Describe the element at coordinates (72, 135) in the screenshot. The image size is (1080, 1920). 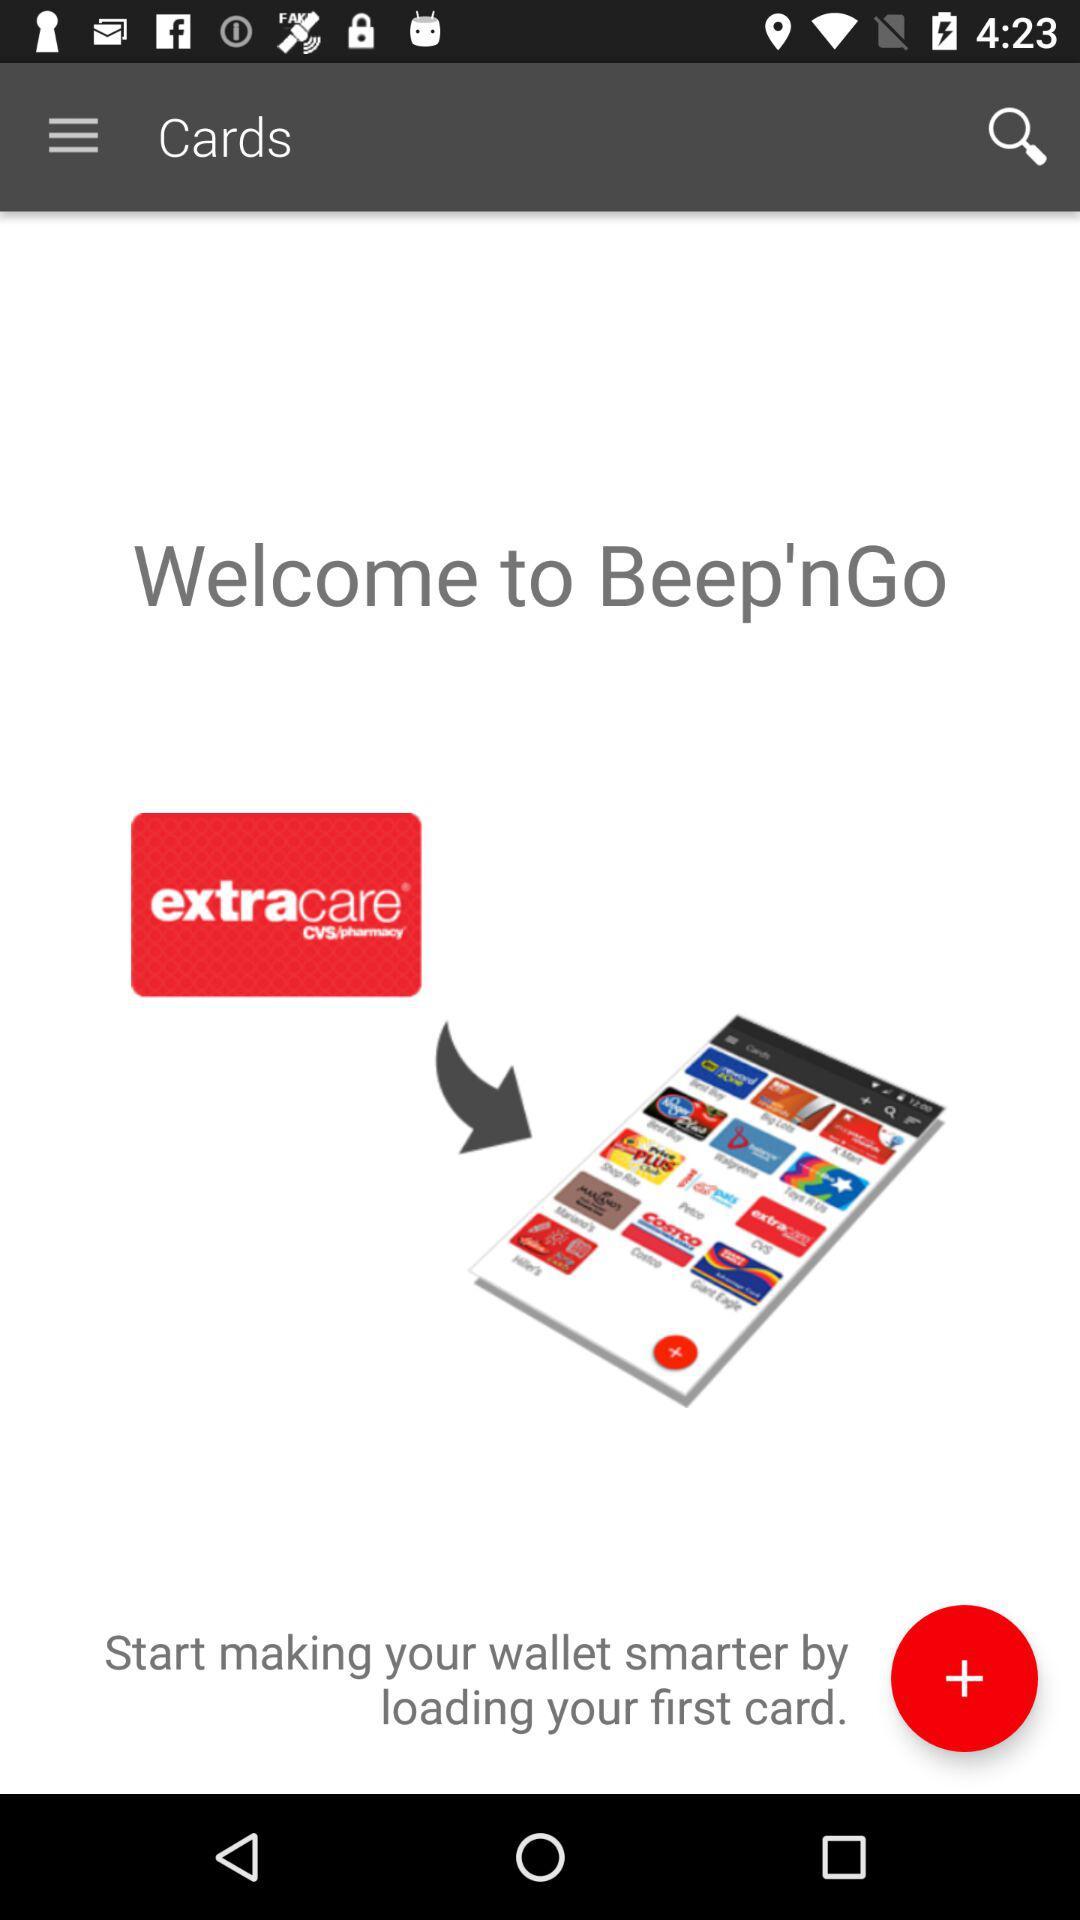
I see `the icon to the left of the cards` at that location.